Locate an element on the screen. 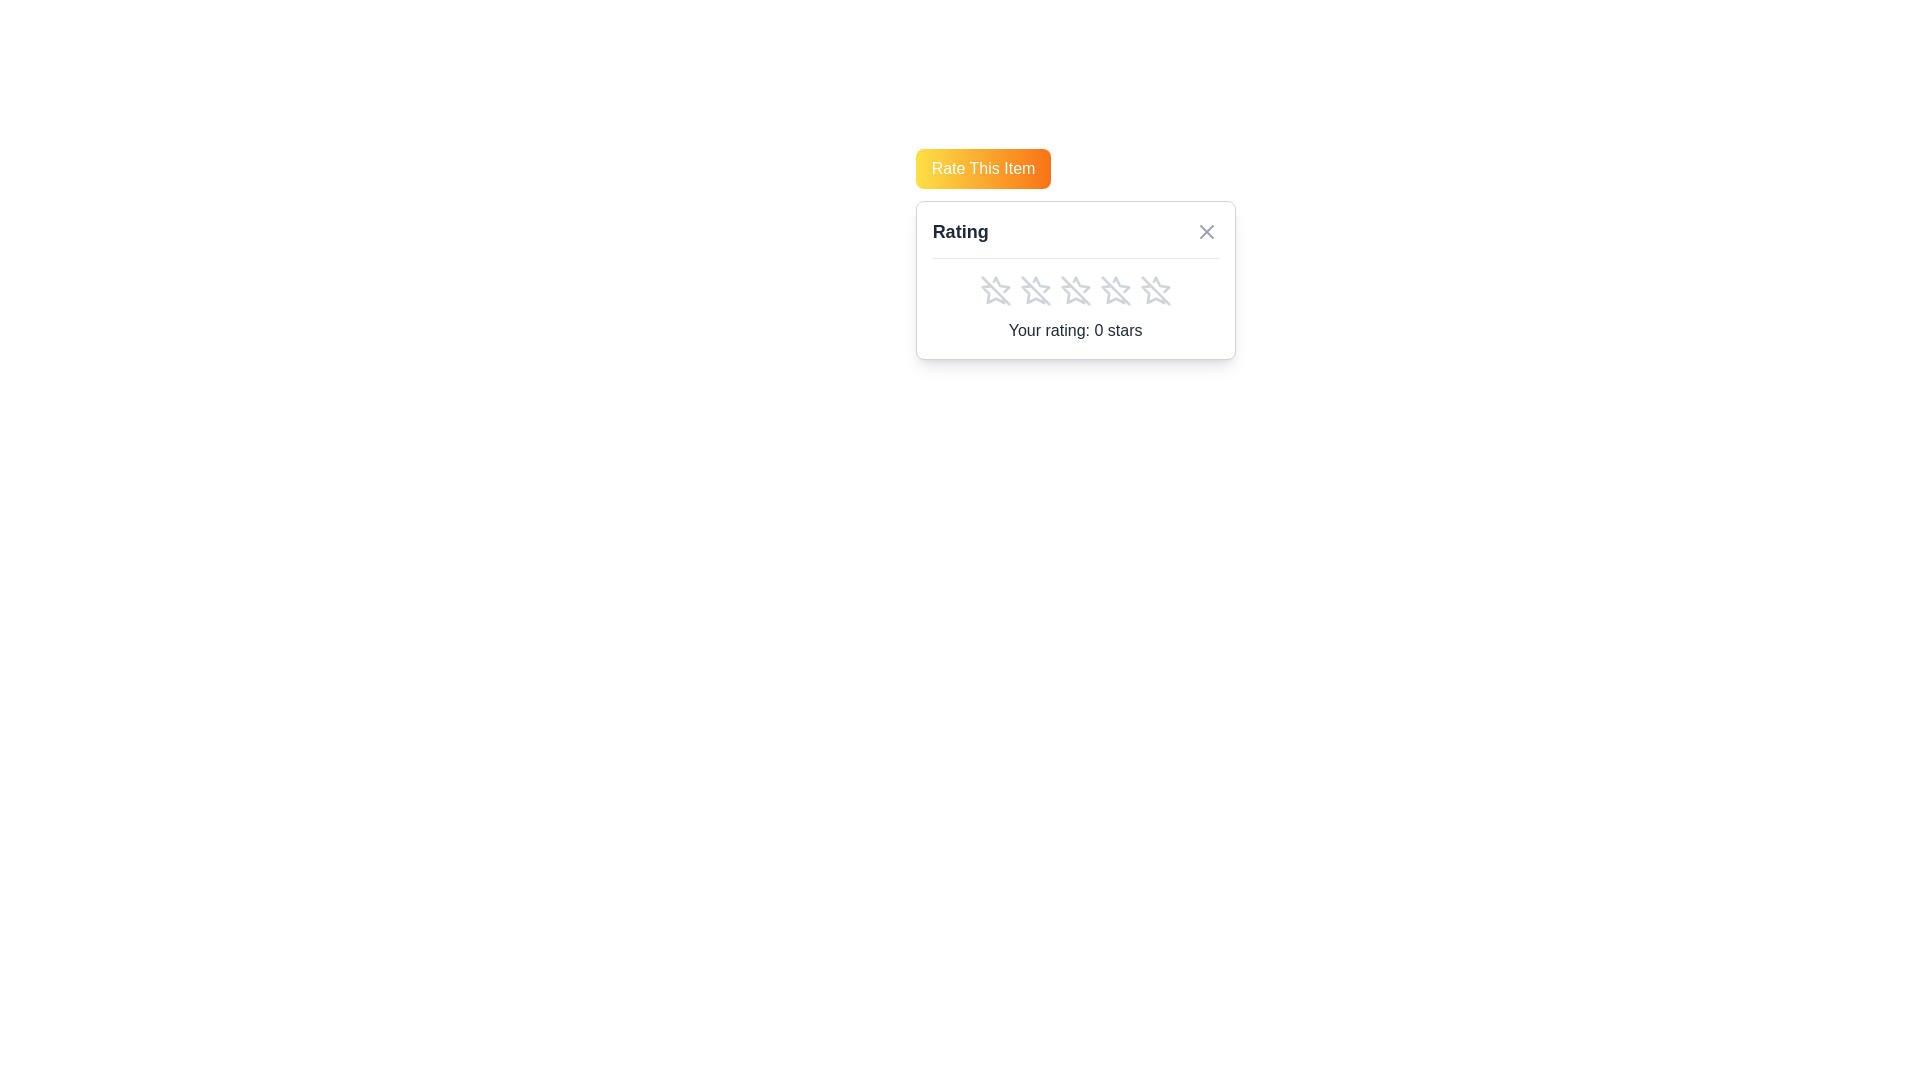  the fifth star in the rating system, which is represented as an outlined star with a diagonal line crossing it is located at coordinates (1114, 290).